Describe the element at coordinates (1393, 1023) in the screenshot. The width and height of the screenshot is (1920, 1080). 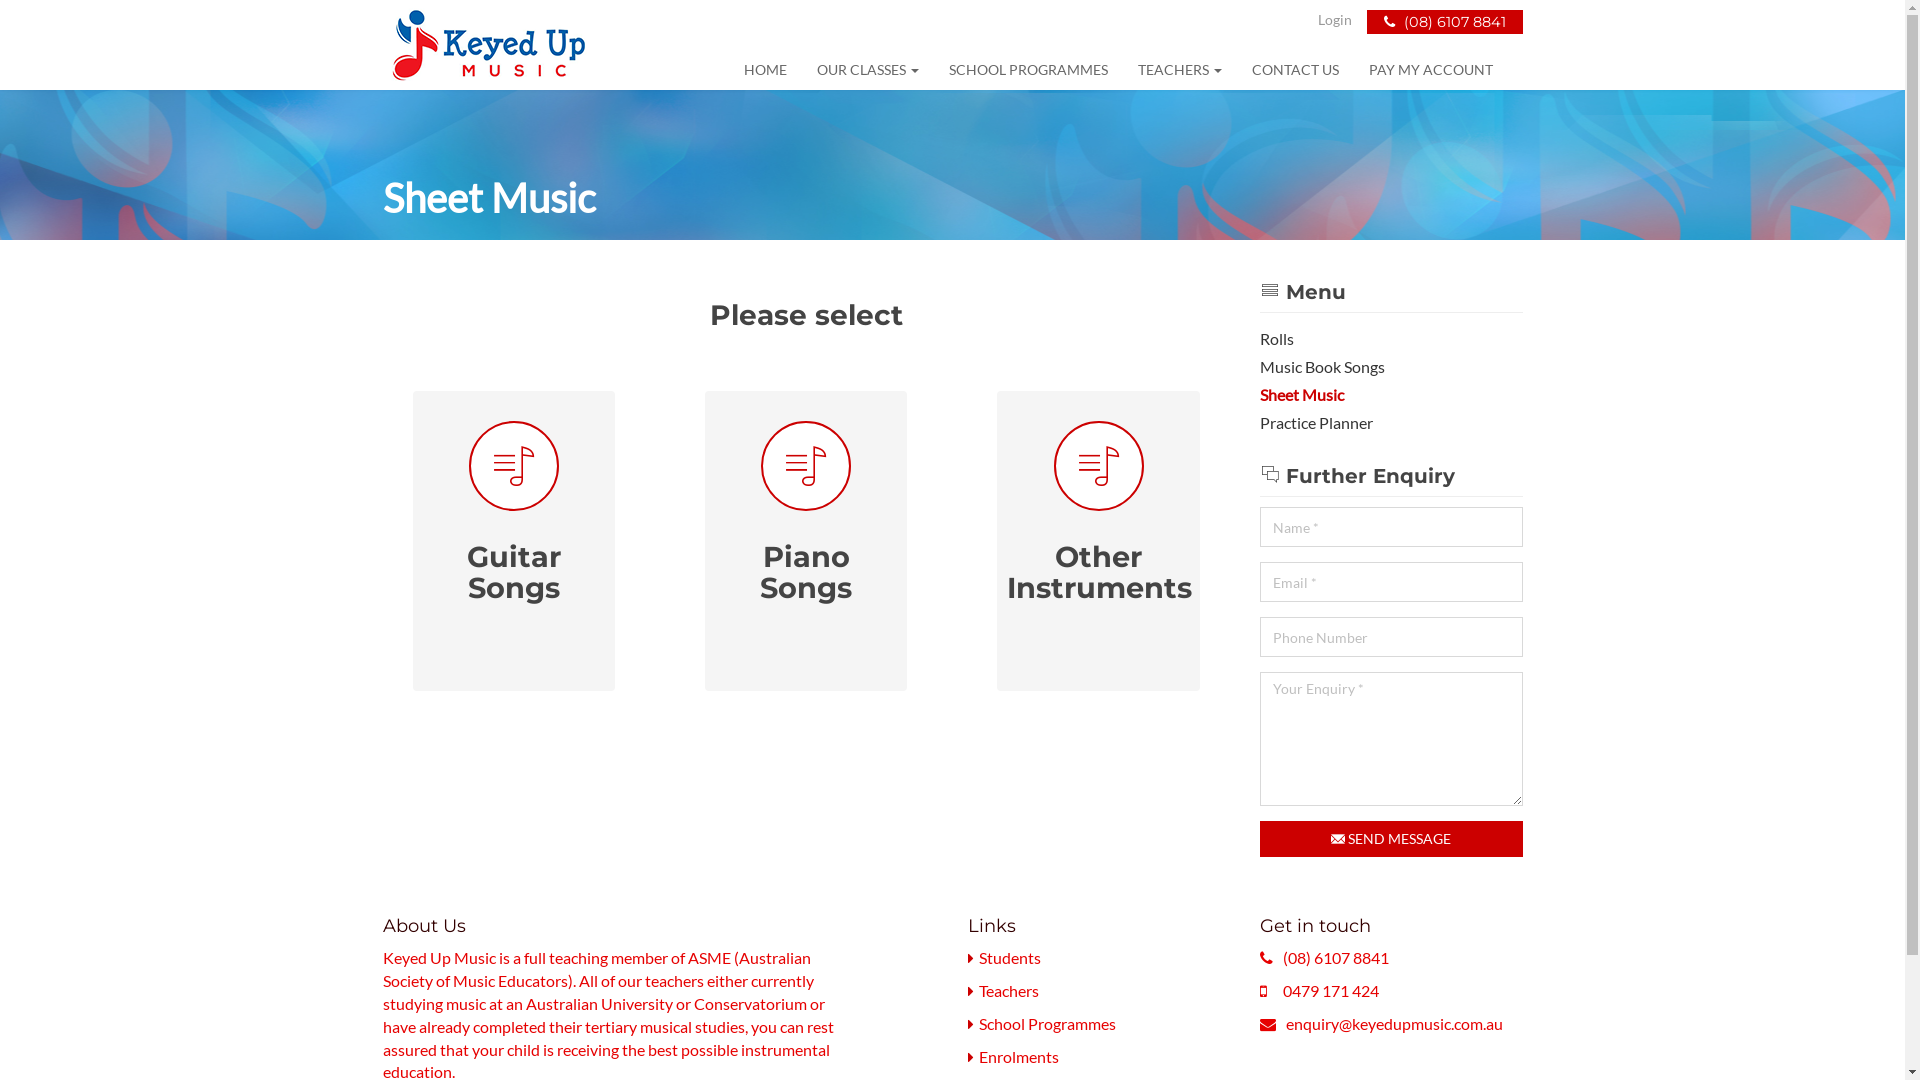
I see `'enquiry@keyedupmusic.com.au'` at that location.